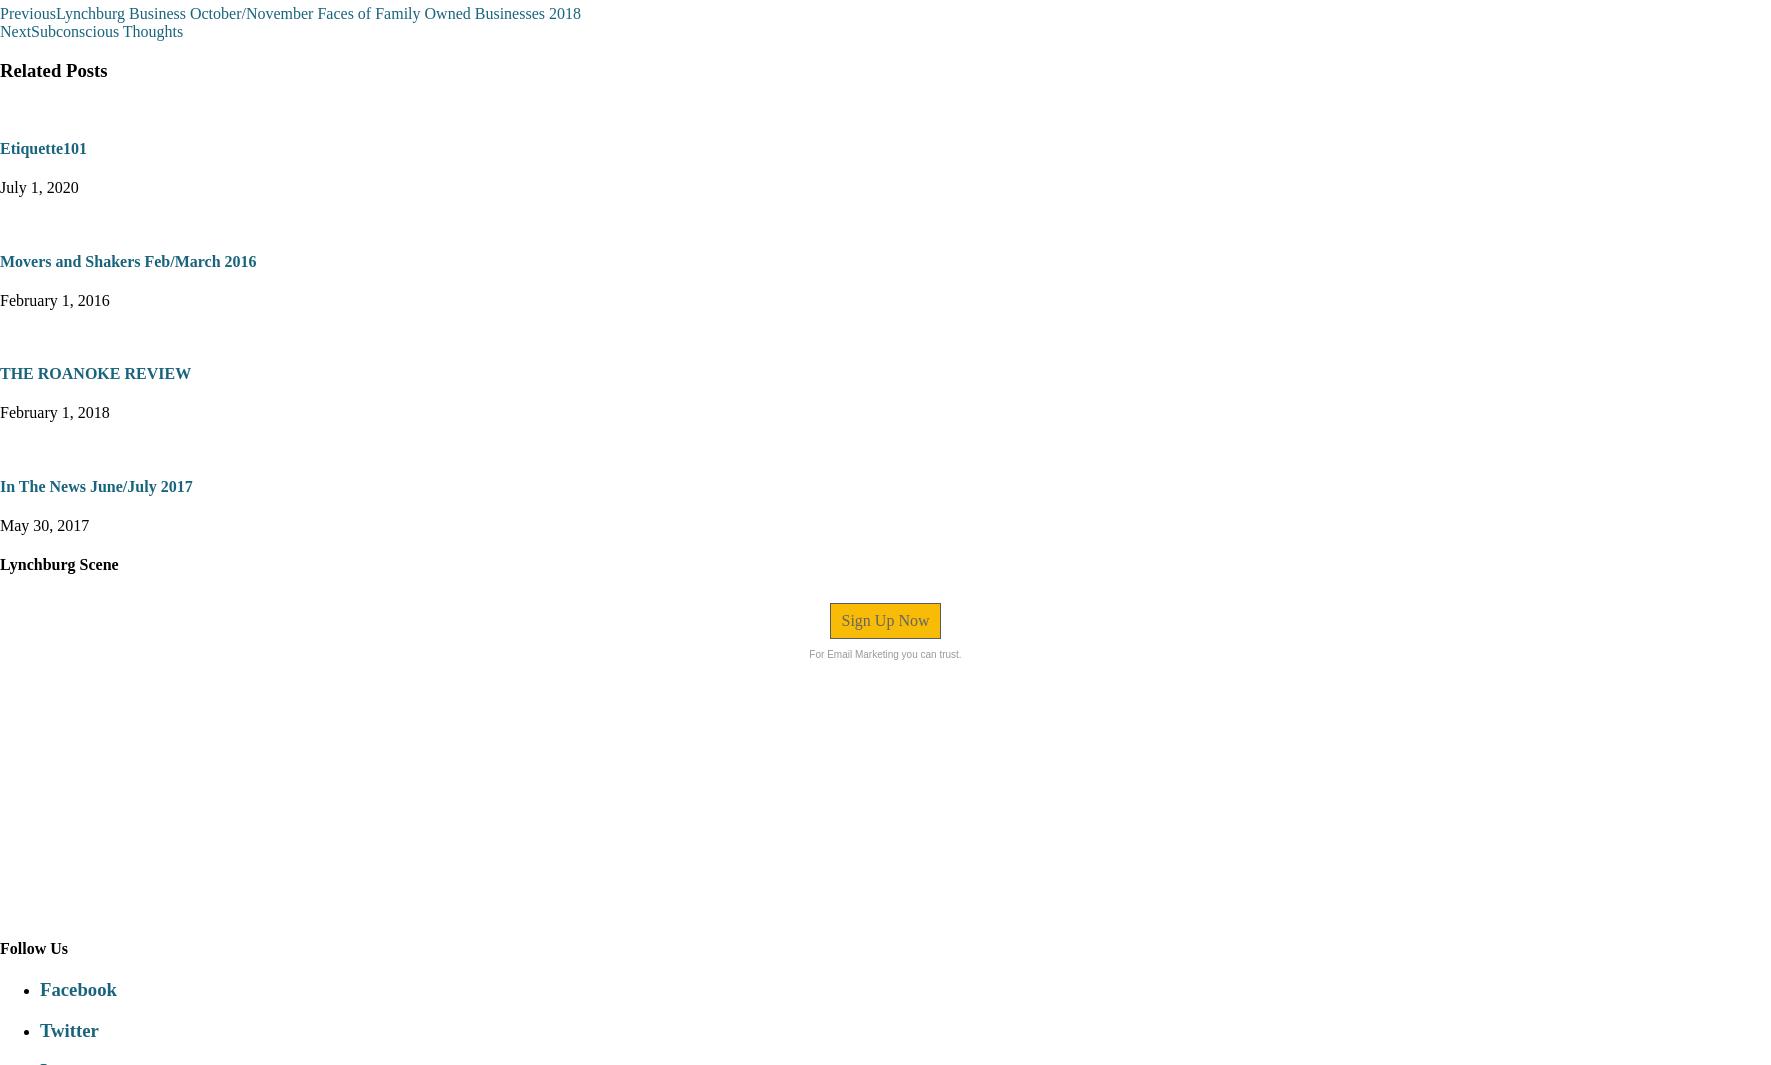 The width and height of the screenshot is (1771, 1065). I want to click on 'Movers and Shakers Feb/March 2016', so click(0, 259).